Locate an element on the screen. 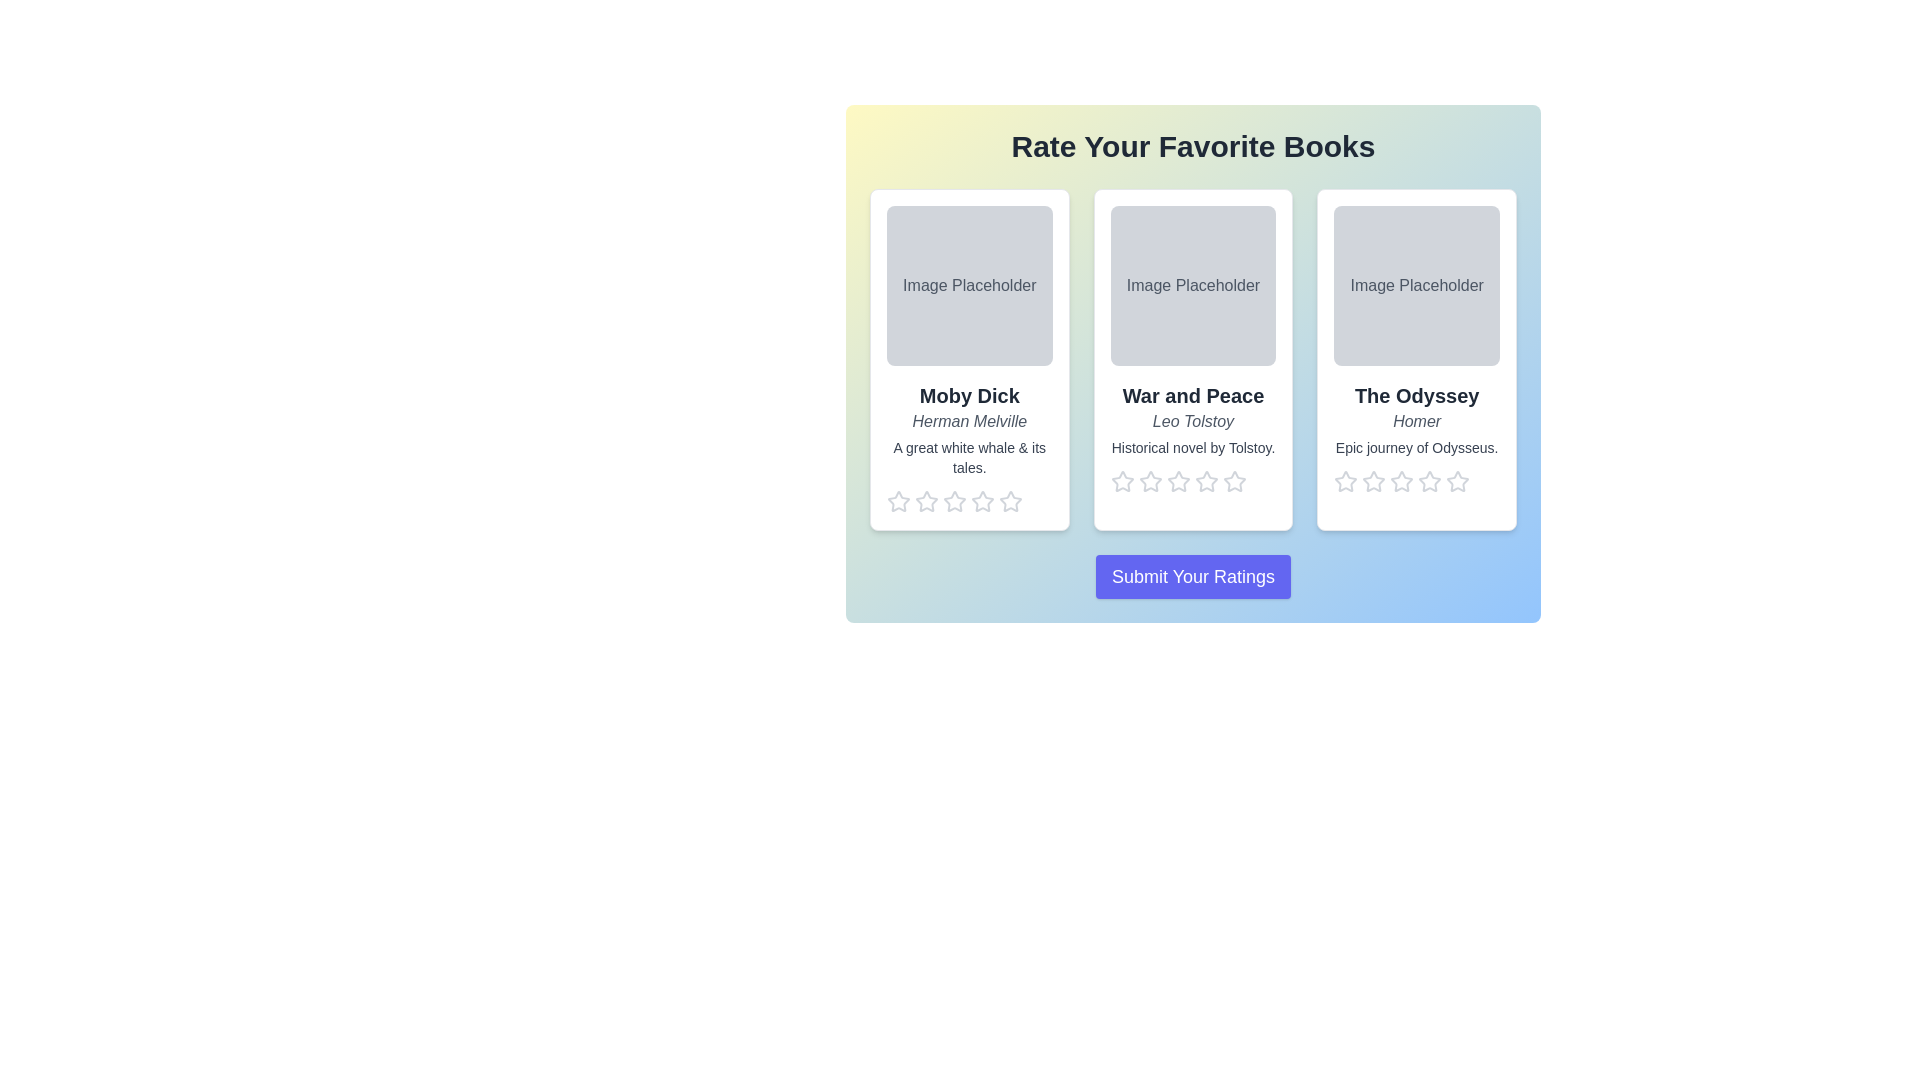  the star corresponding to the rating 4 for the book The Odyssey is located at coordinates (1429, 482).